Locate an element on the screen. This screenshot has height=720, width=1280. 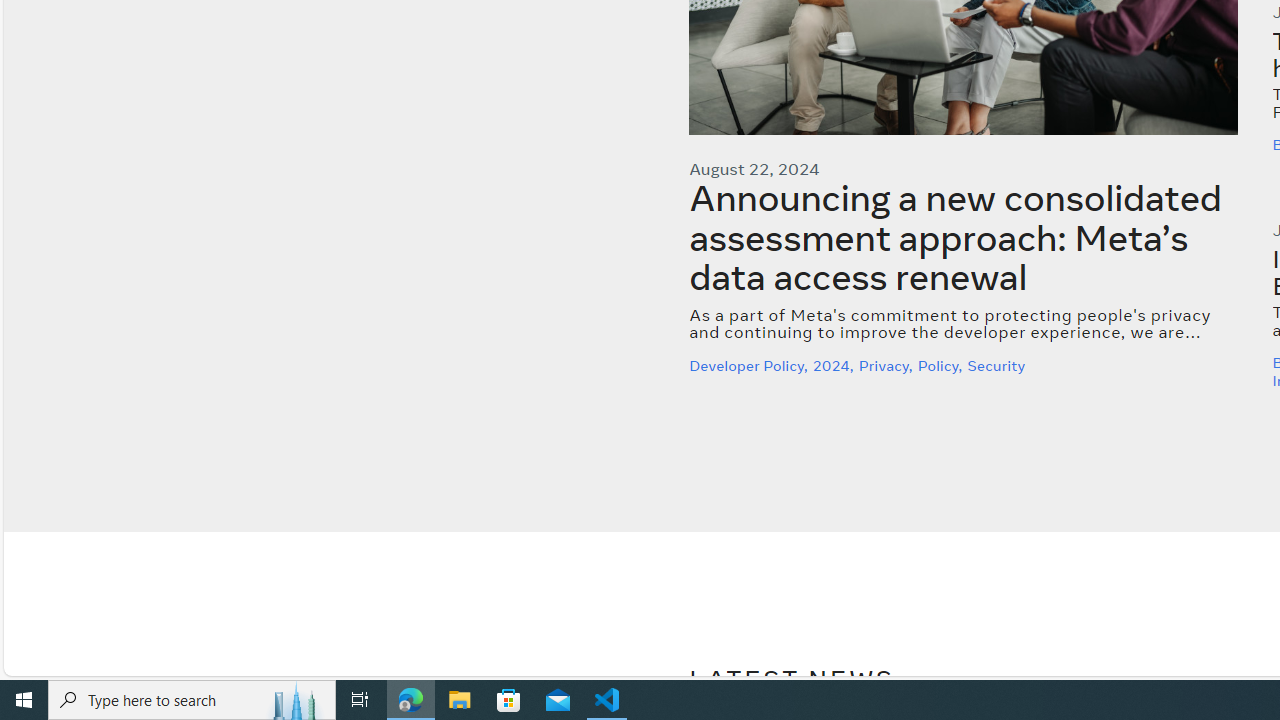
'Security' is located at coordinates (998, 365).